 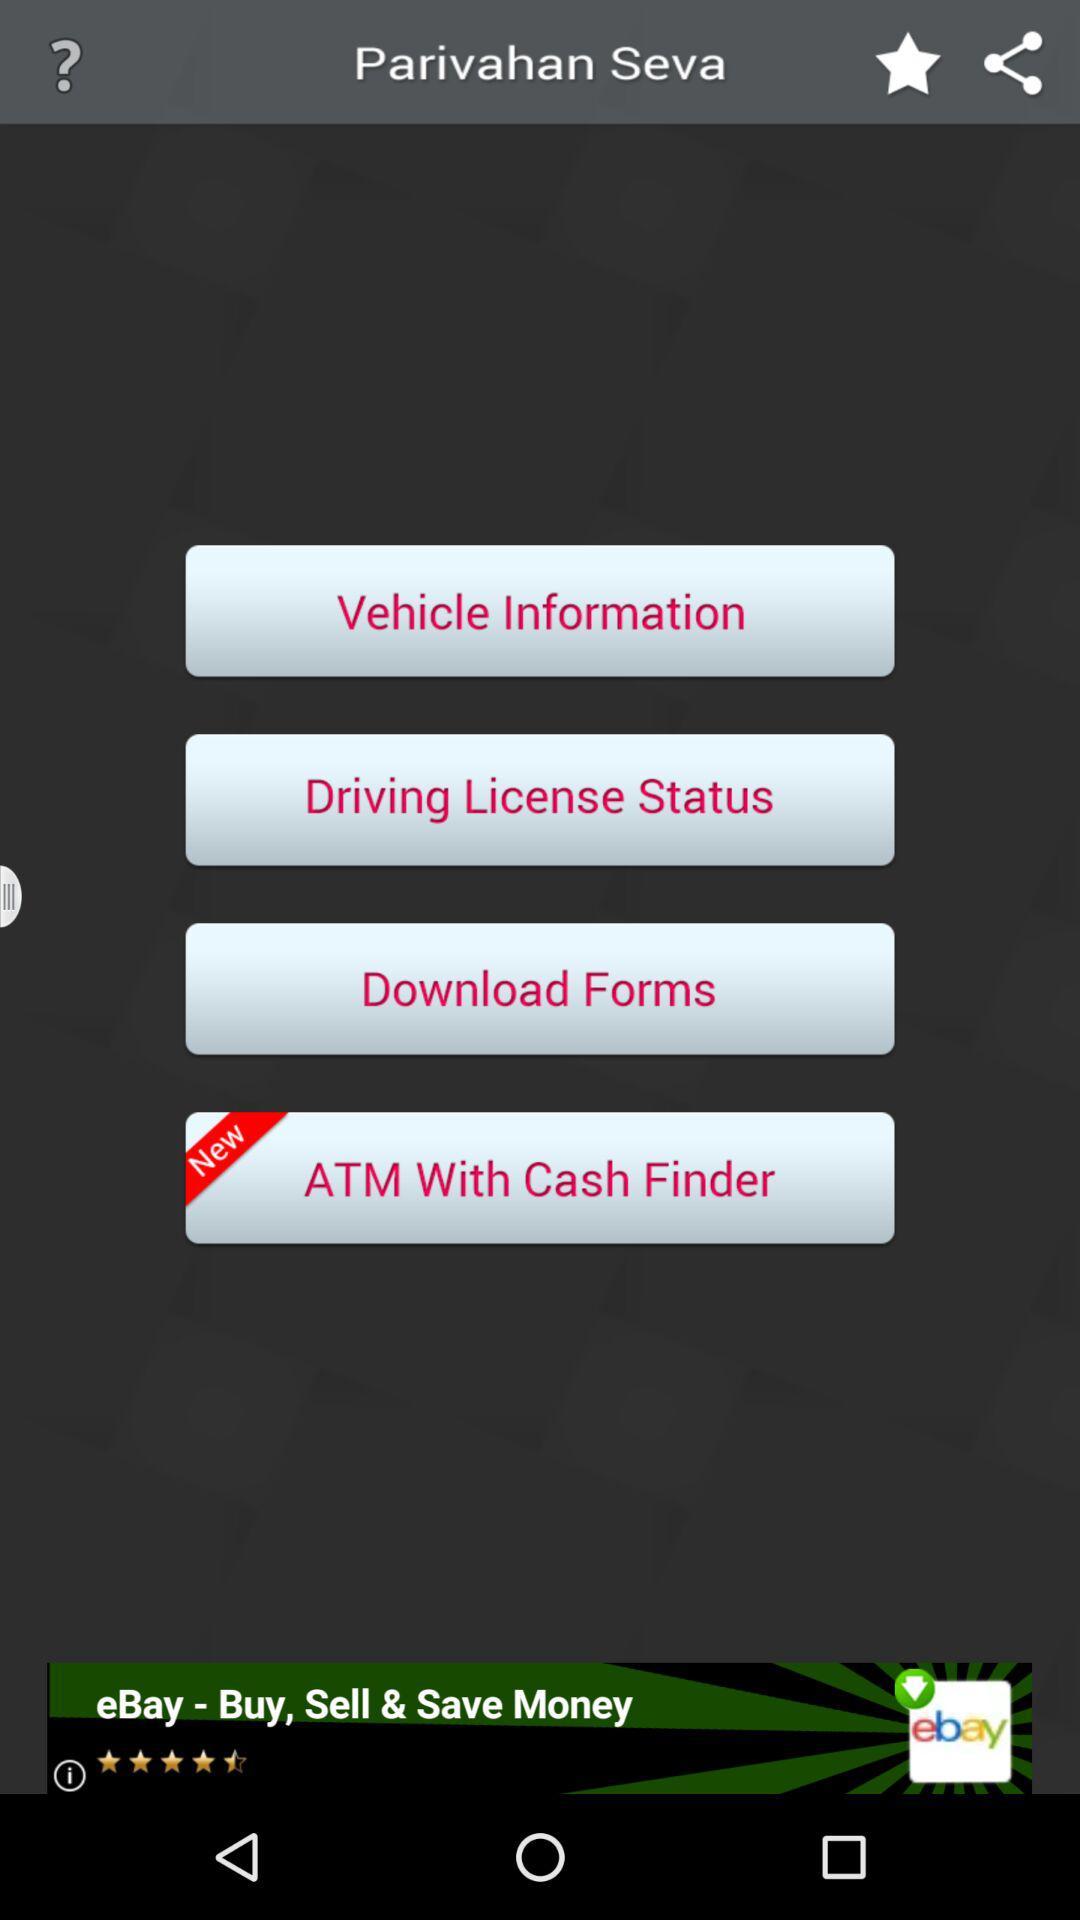 I want to click on advertisement click, so click(x=538, y=1727).